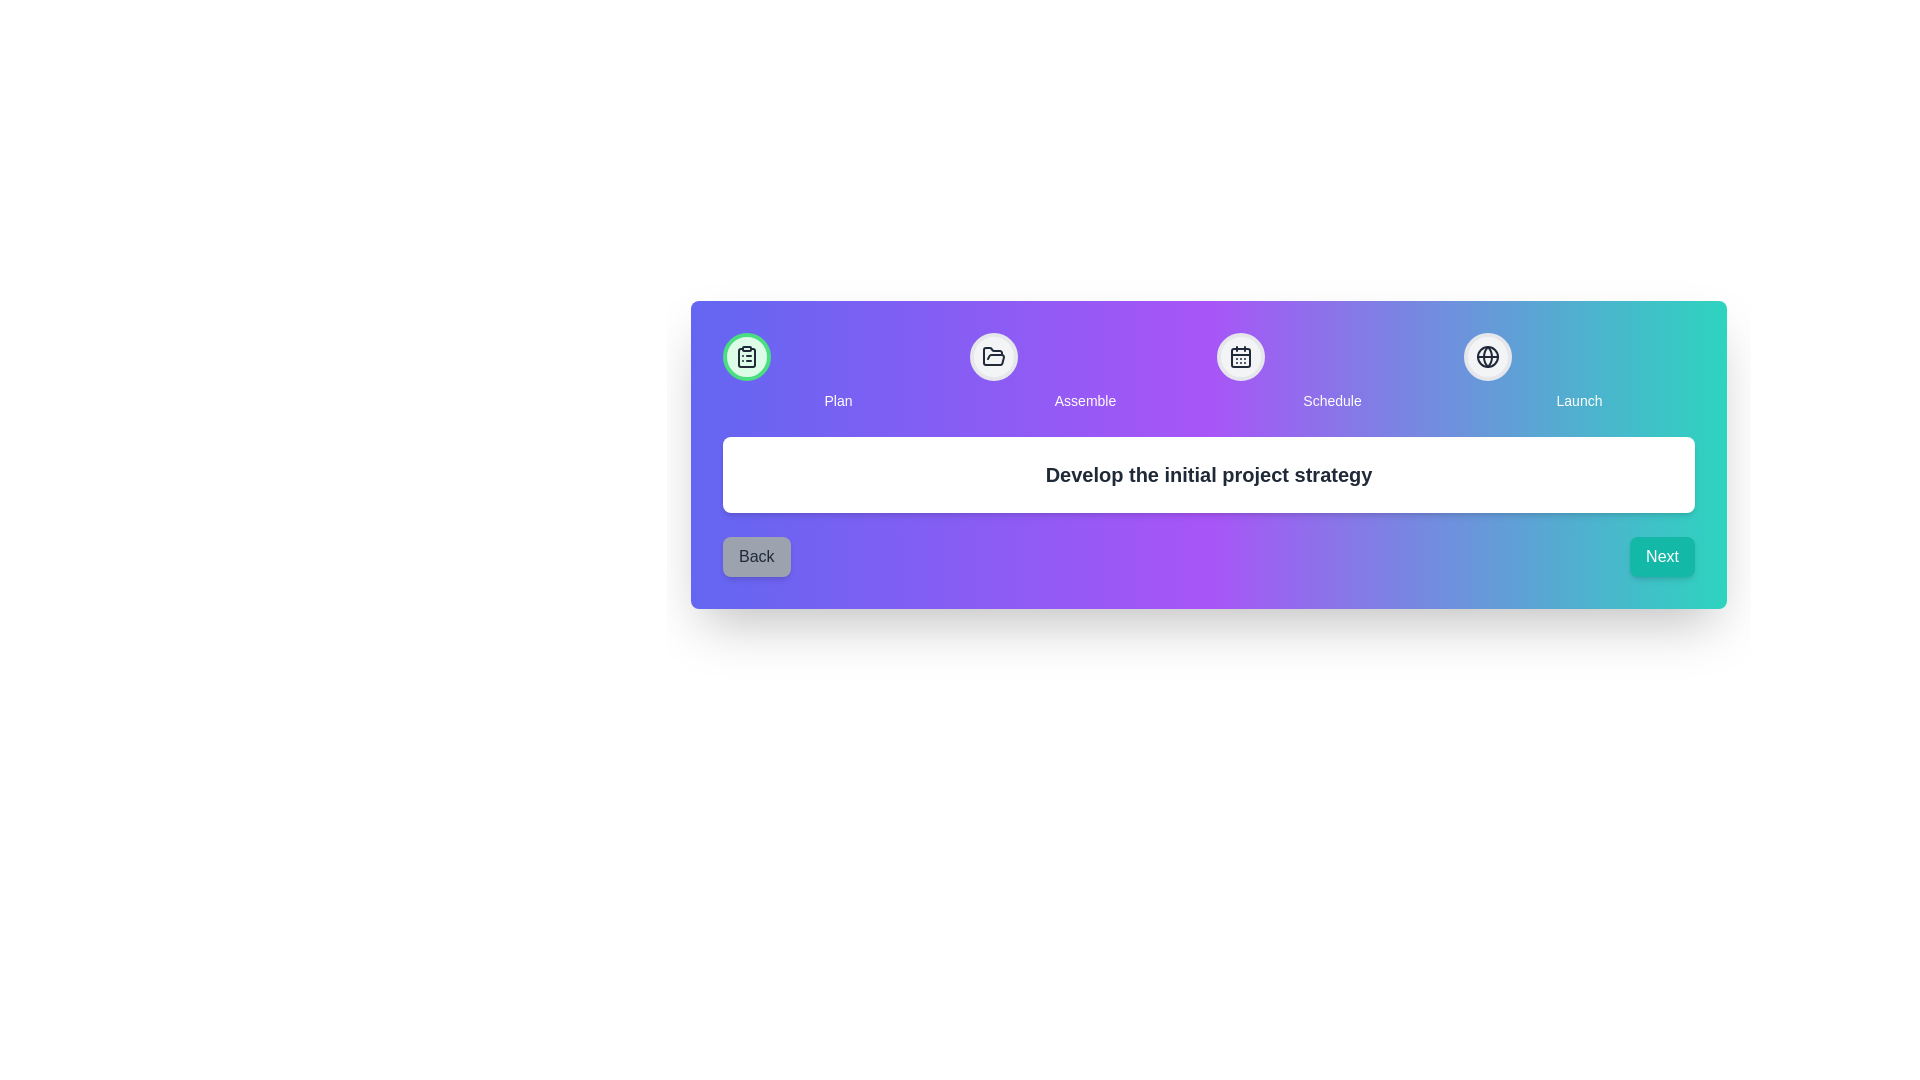  Describe the element at coordinates (1488, 356) in the screenshot. I see `the step Launch to interact with it` at that location.